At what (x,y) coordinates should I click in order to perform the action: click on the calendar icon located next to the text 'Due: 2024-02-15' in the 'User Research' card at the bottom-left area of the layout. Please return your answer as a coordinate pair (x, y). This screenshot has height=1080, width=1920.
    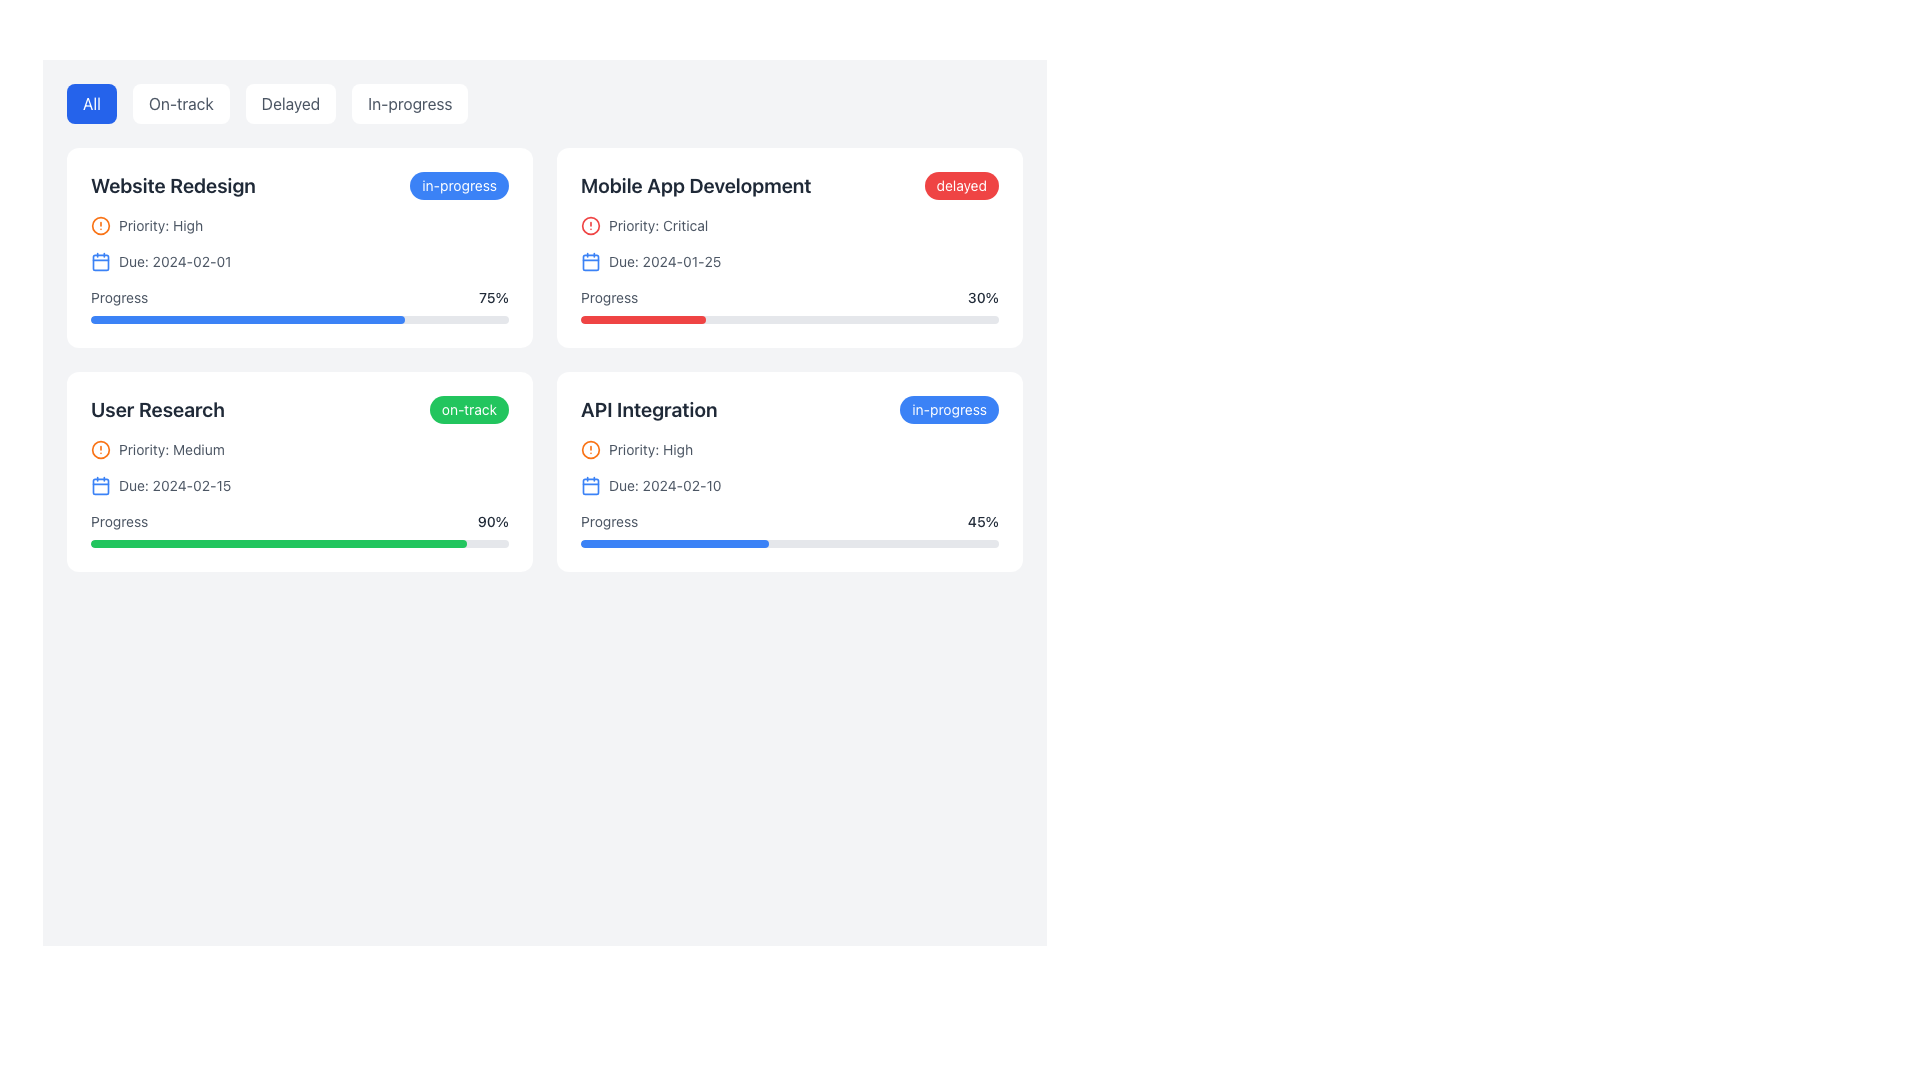
    Looking at the image, I should click on (99, 486).